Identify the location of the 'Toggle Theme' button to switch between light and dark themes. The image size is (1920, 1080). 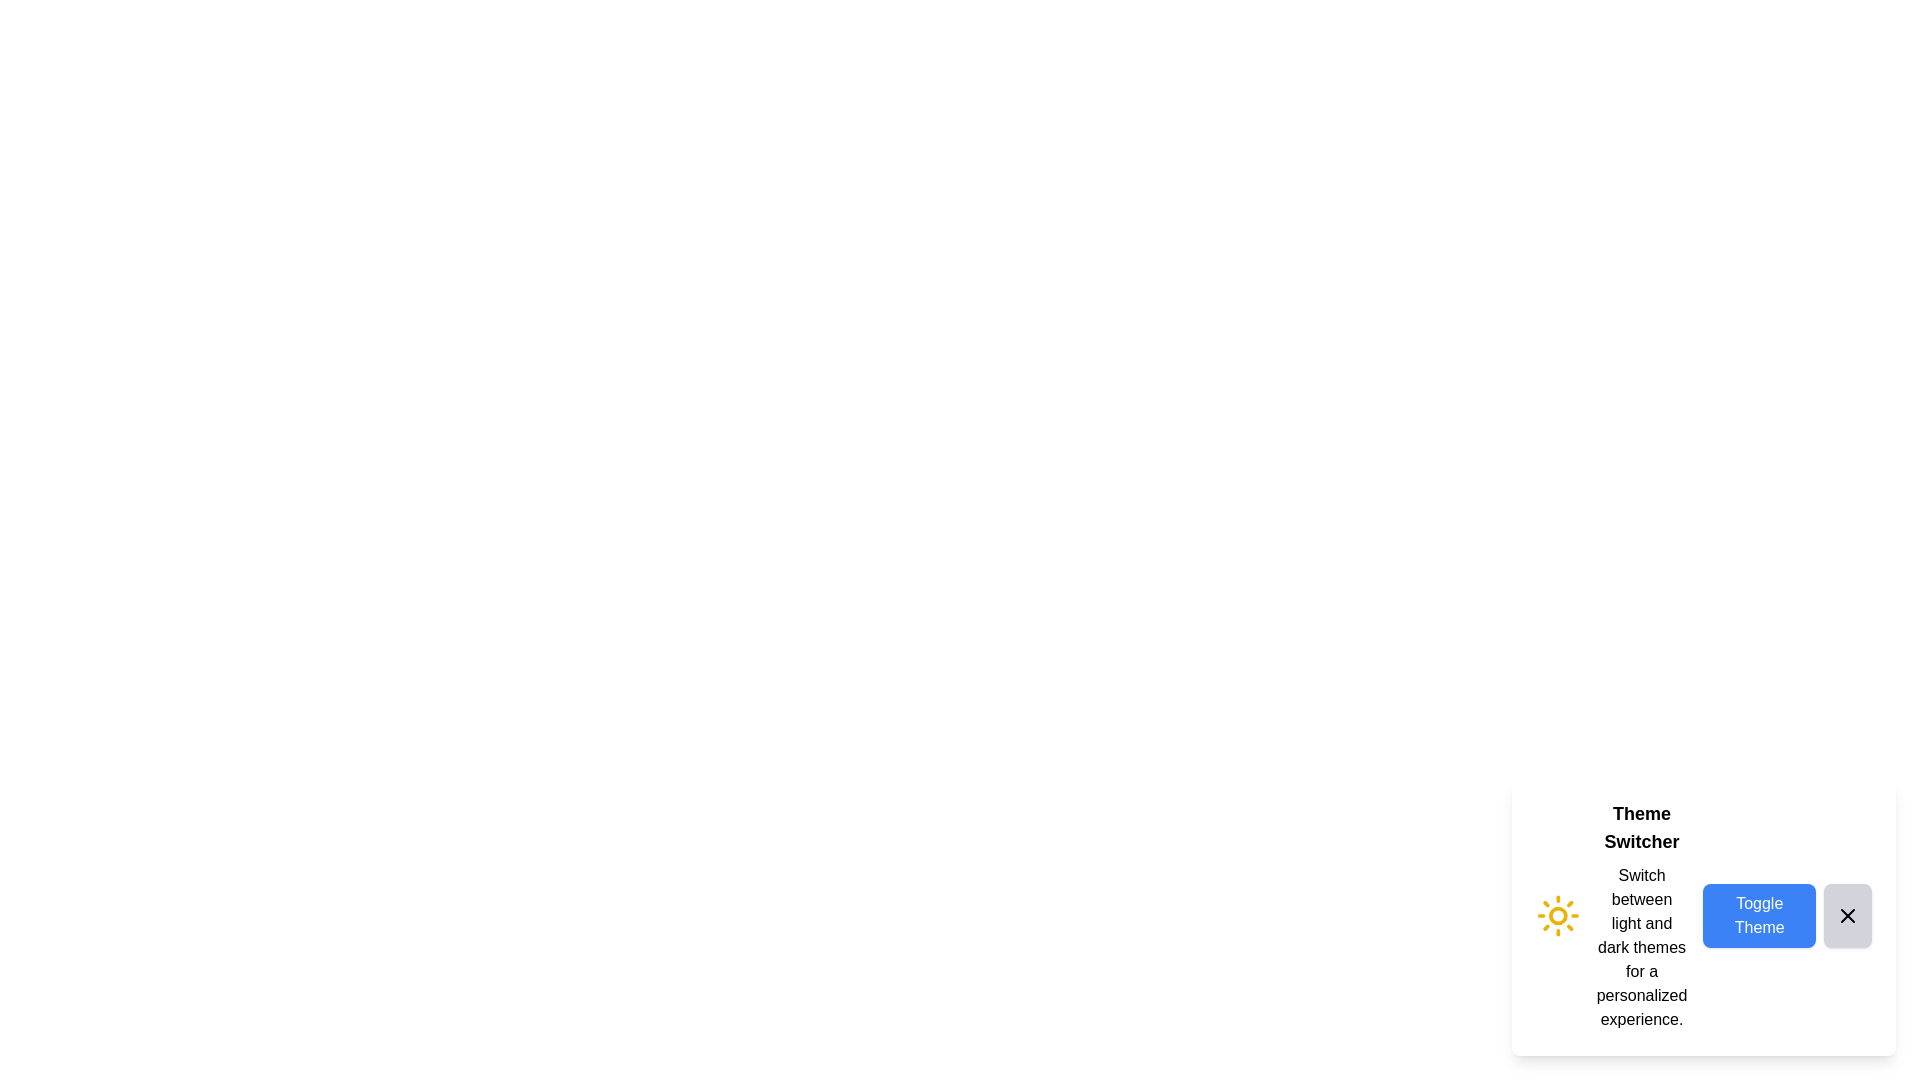
(1757, 915).